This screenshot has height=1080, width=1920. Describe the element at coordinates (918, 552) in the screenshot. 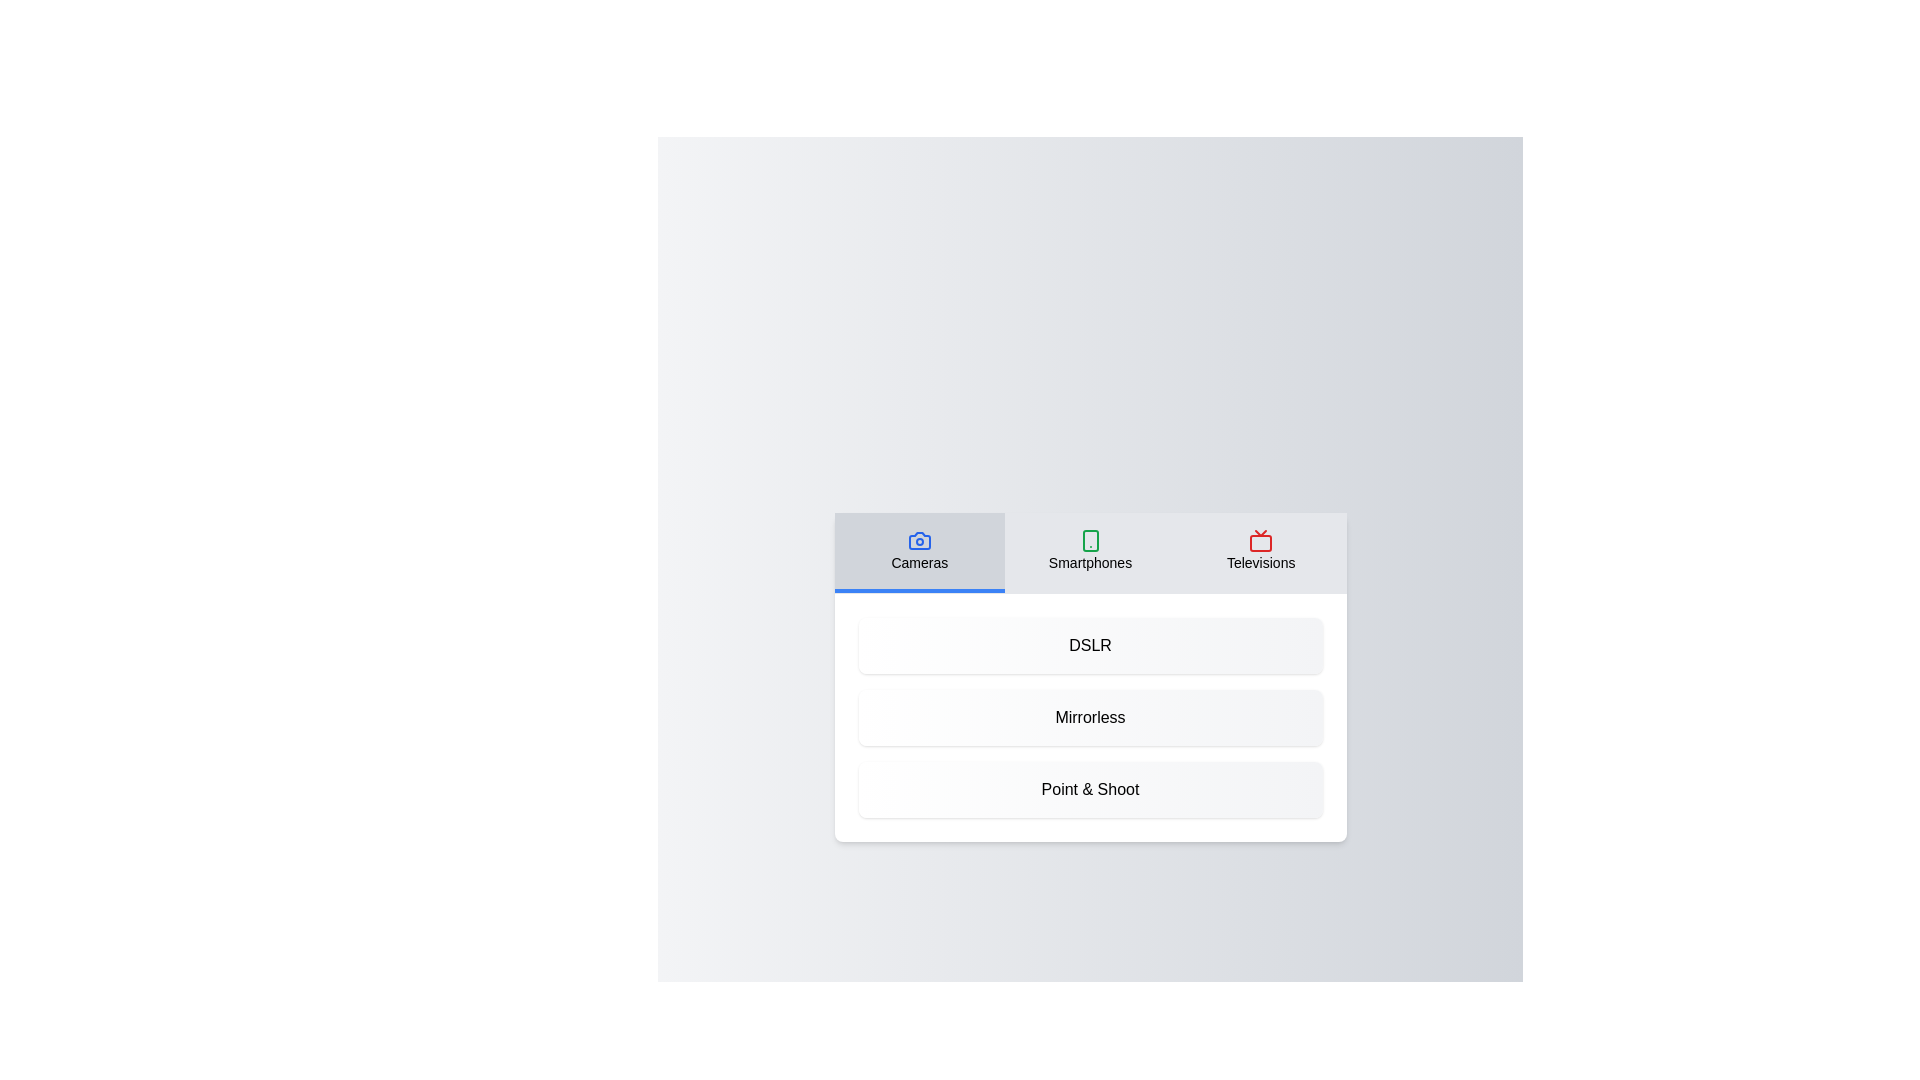

I see `the Cameras tab by clicking on it` at that location.